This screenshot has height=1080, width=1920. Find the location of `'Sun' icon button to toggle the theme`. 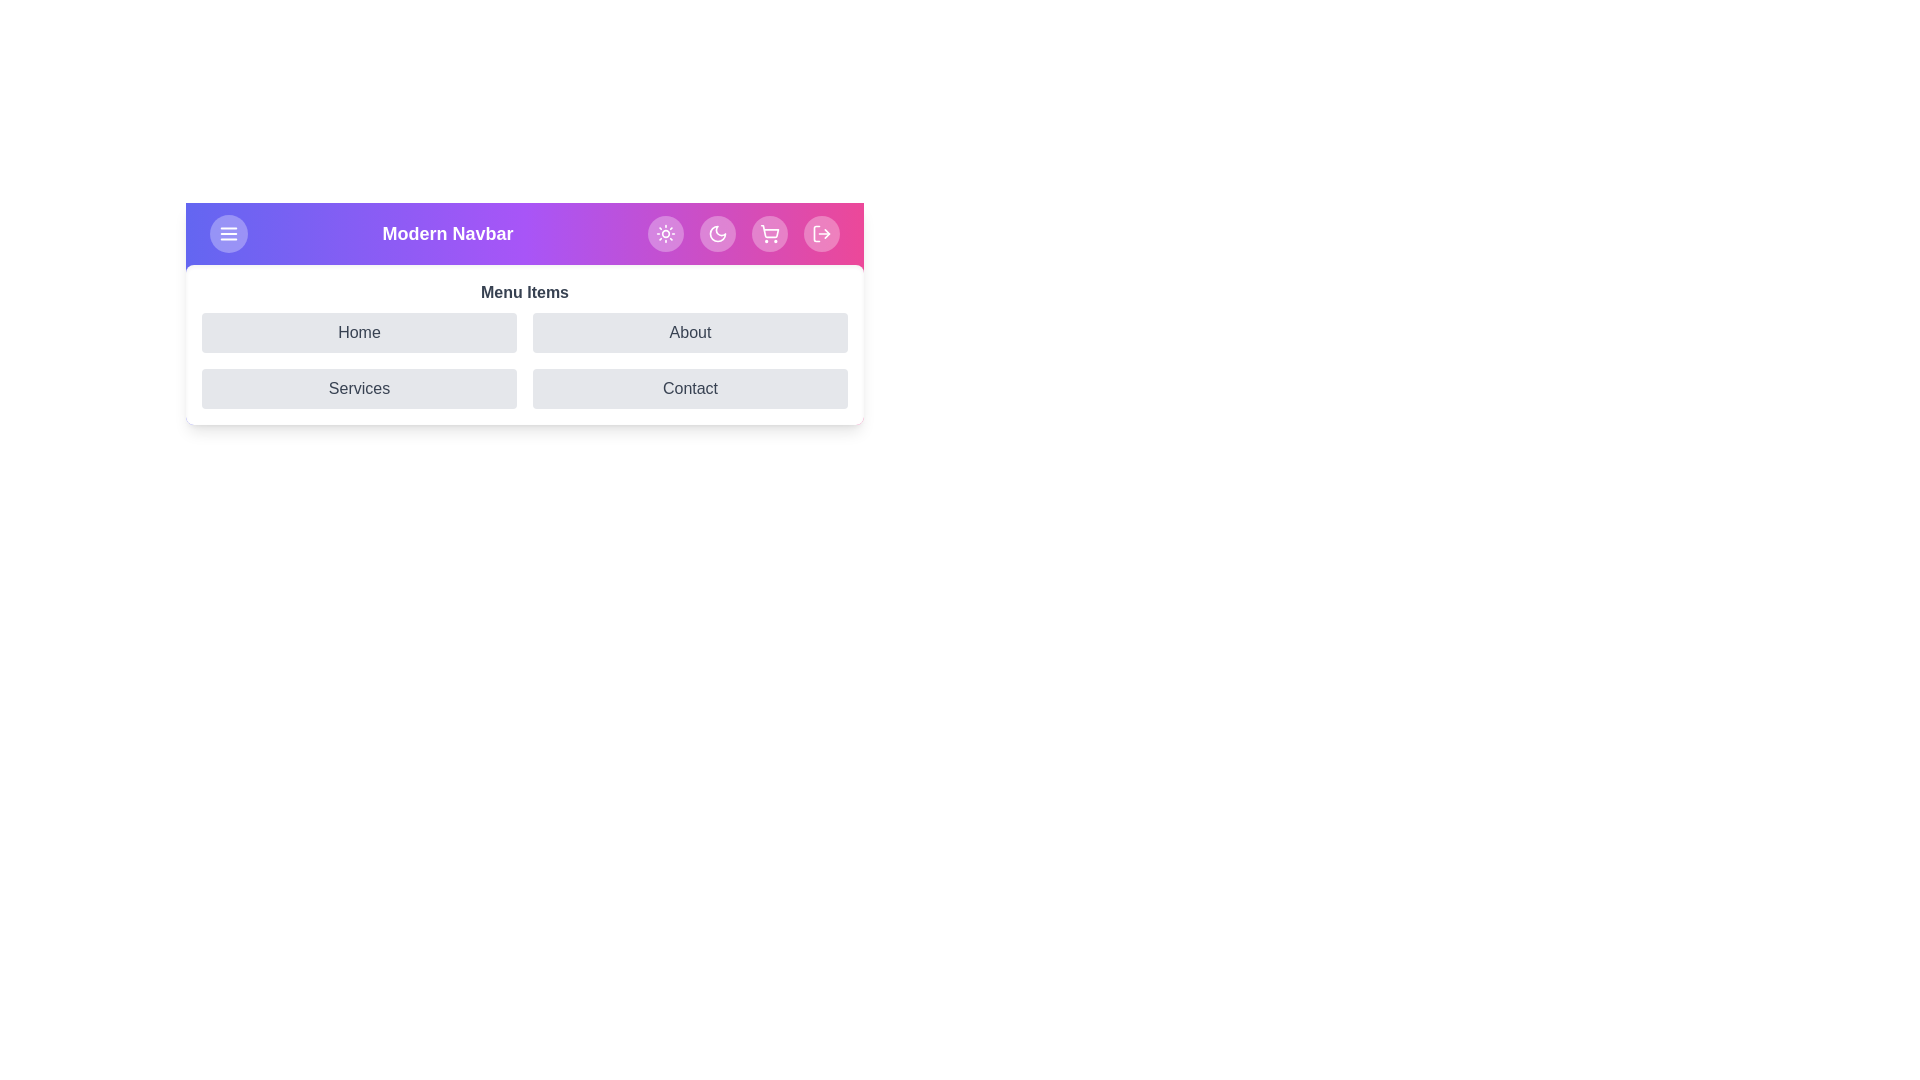

'Sun' icon button to toggle the theme is located at coordinates (666, 233).